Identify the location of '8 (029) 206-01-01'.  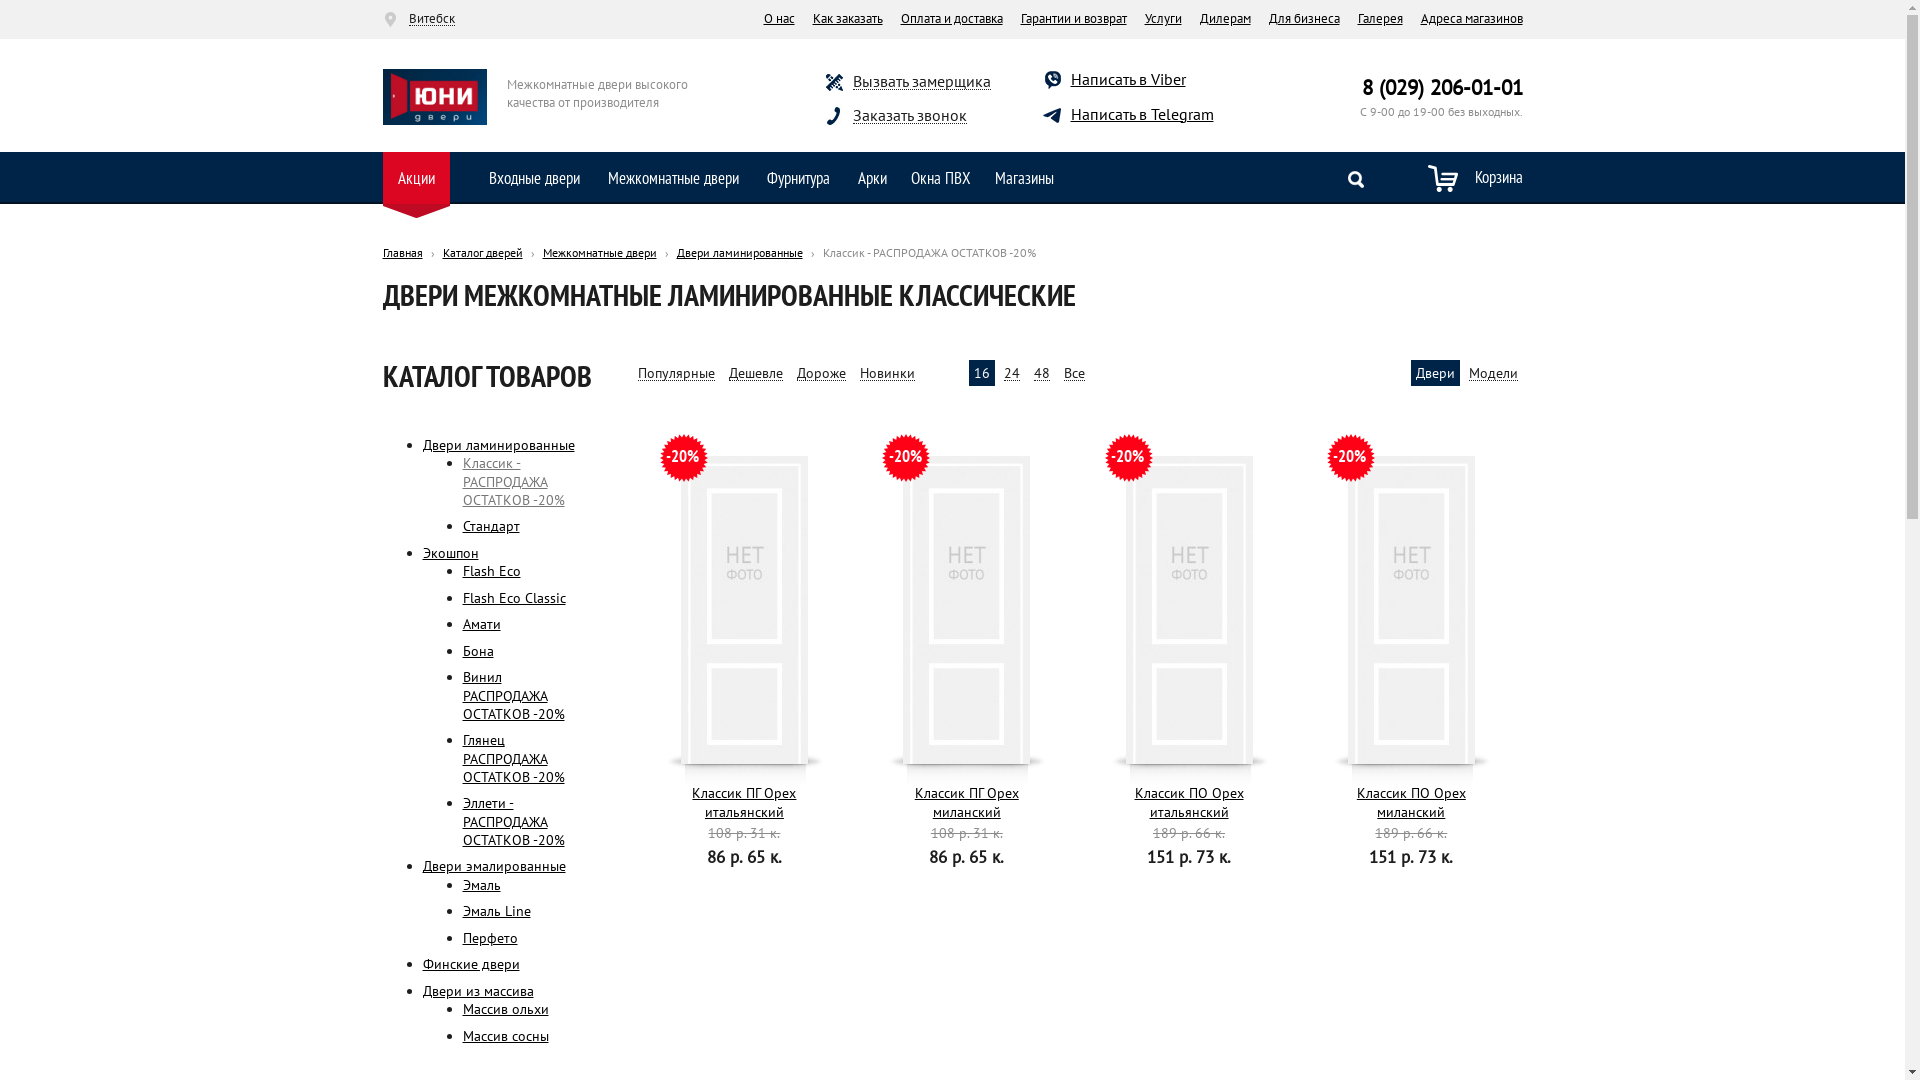
(1442, 86).